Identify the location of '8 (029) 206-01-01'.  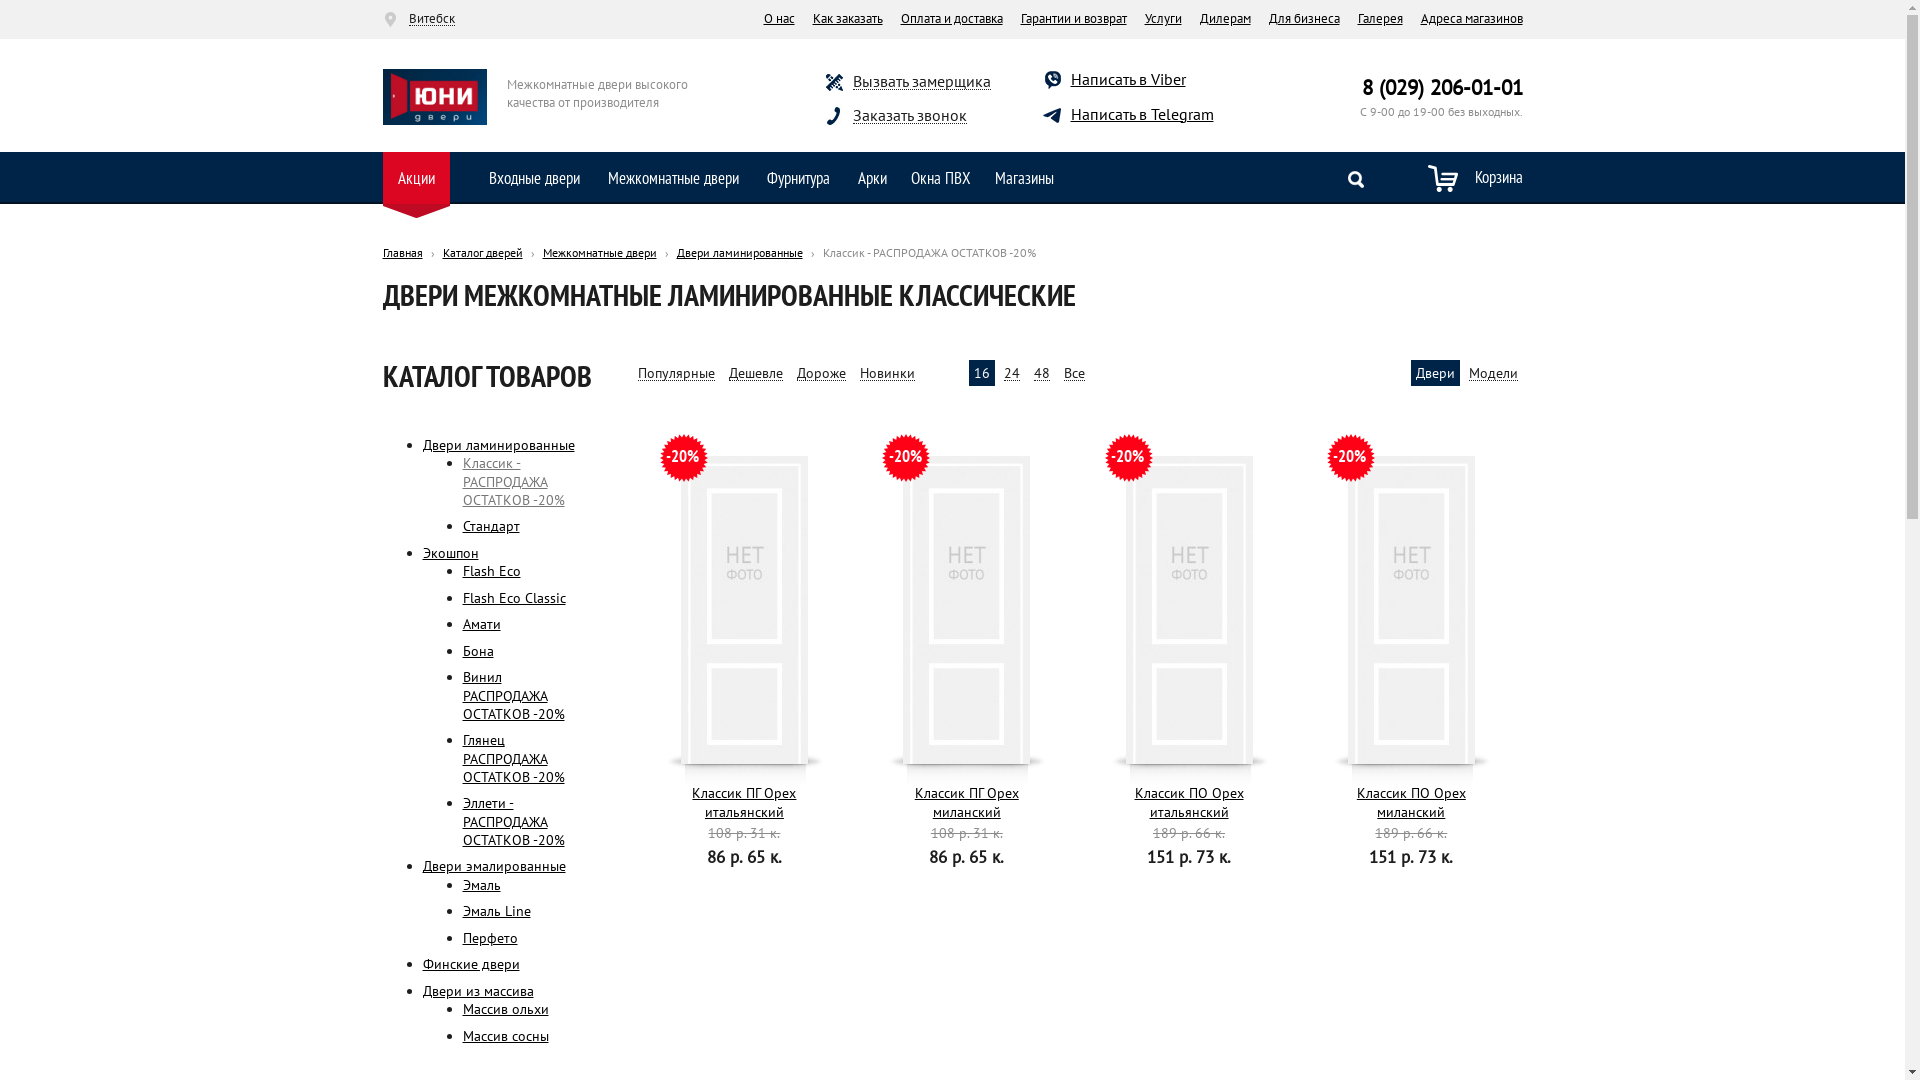
(1442, 86).